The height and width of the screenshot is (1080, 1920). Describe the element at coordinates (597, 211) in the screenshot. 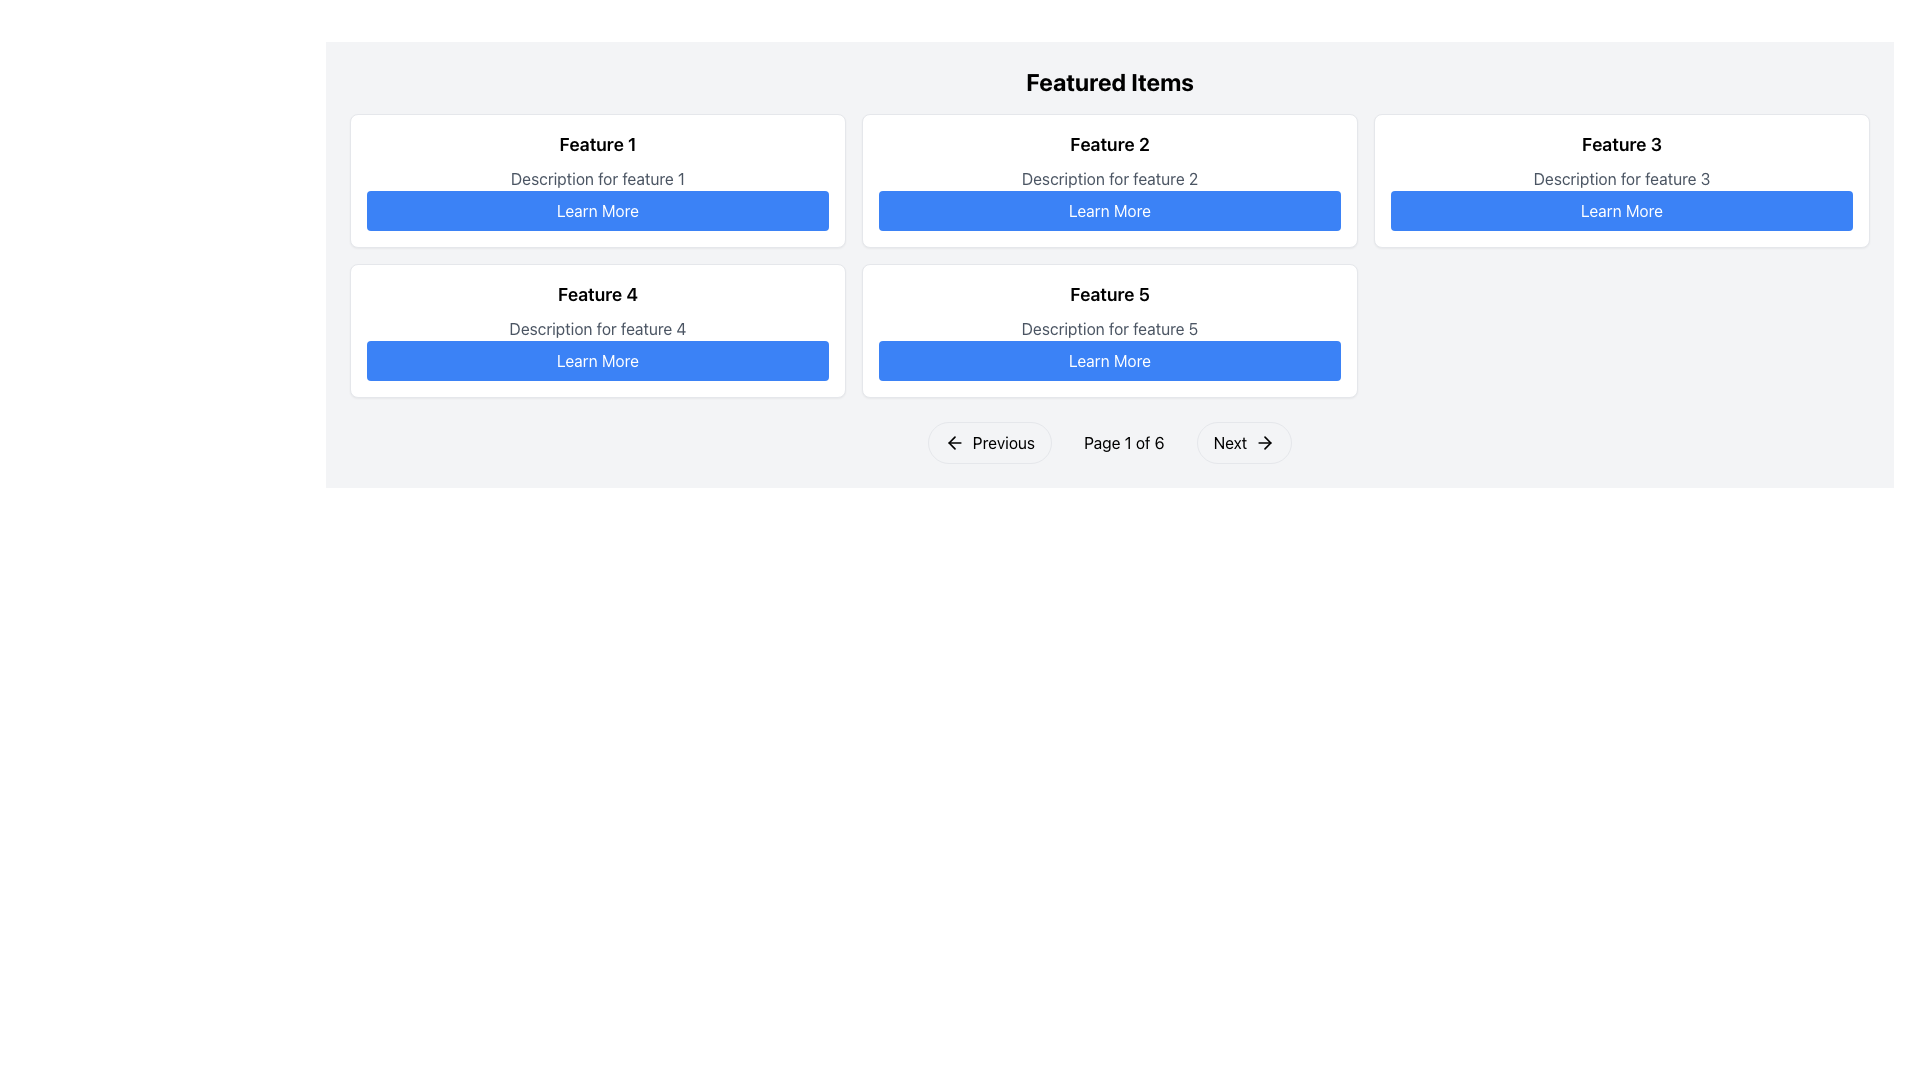

I see `the 'Learn More' button, which has a blue background and white text, located at the bottom of the 'Feature 1' card` at that location.